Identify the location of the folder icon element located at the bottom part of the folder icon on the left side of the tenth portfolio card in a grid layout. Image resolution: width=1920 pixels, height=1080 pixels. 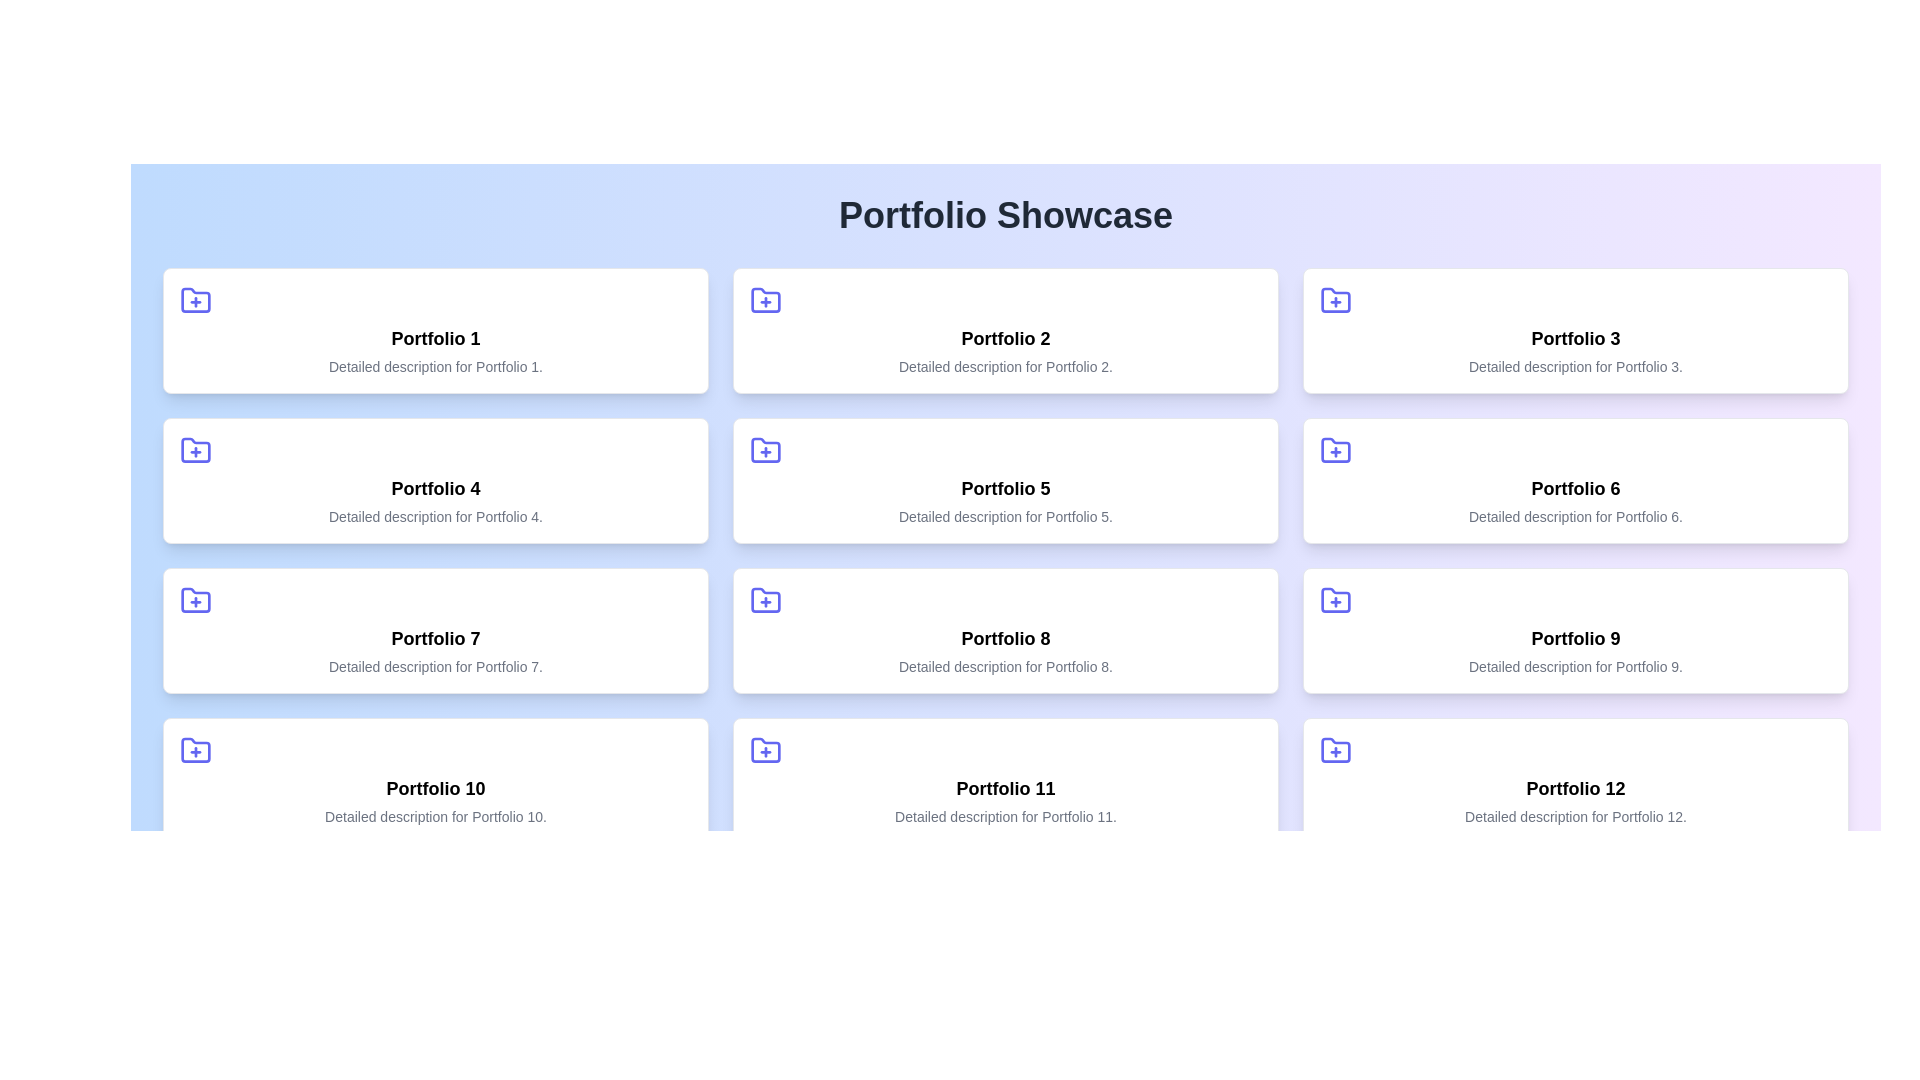
(196, 749).